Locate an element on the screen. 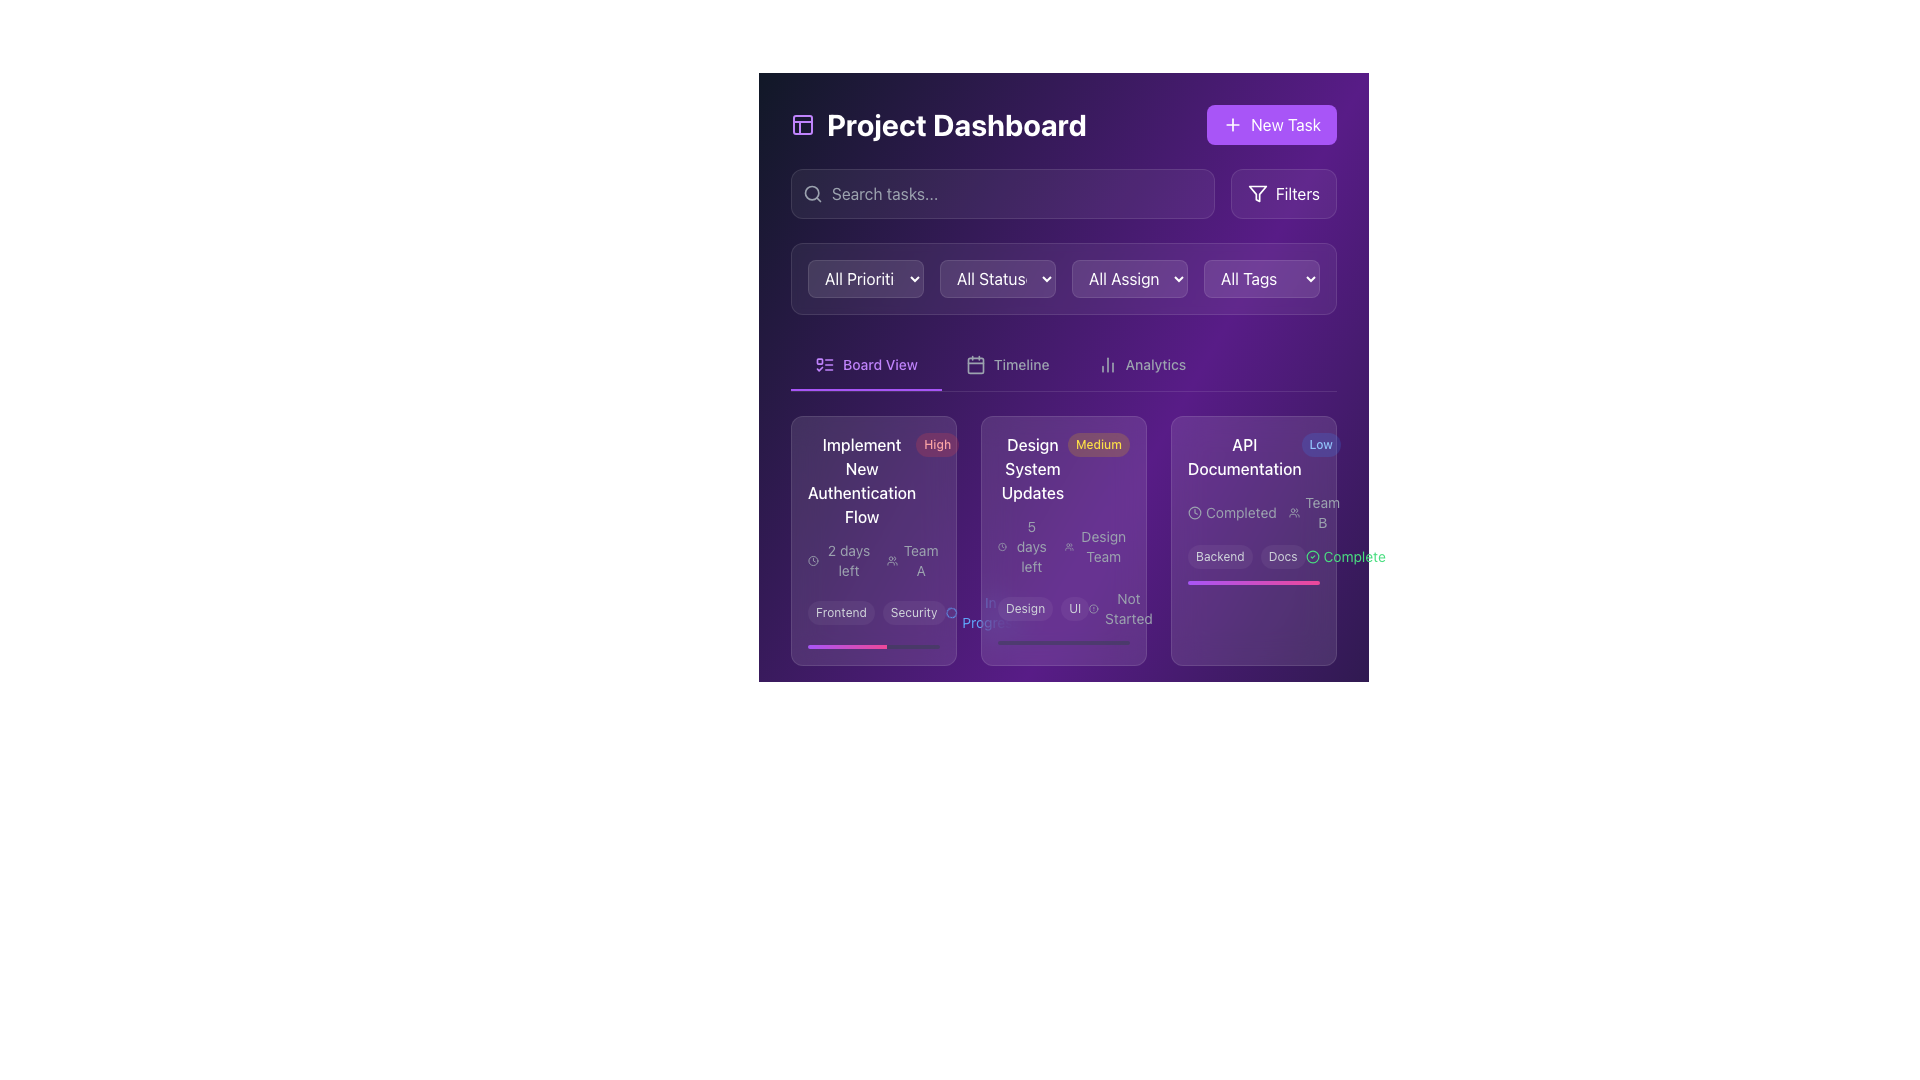 The height and width of the screenshot is (1080, 1920). the centered text block displaying 'Implement New Authentication Flow' in white color, styled against a purple background, located at the top left section of the Kanban-style task board is located at coordinates (862, 481).